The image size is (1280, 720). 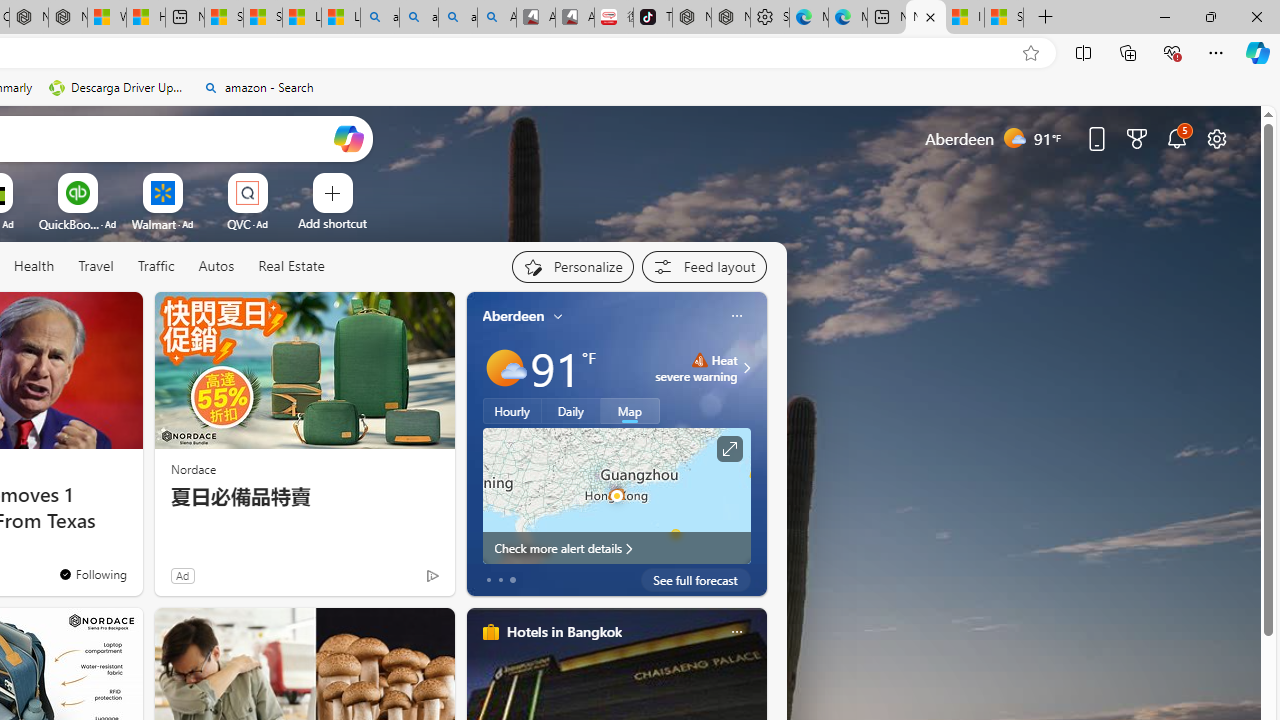 What do you see at coordinates (513, 315) in the screenshot?
I see `'Aberdeen'` at bounding box center [513, 315].